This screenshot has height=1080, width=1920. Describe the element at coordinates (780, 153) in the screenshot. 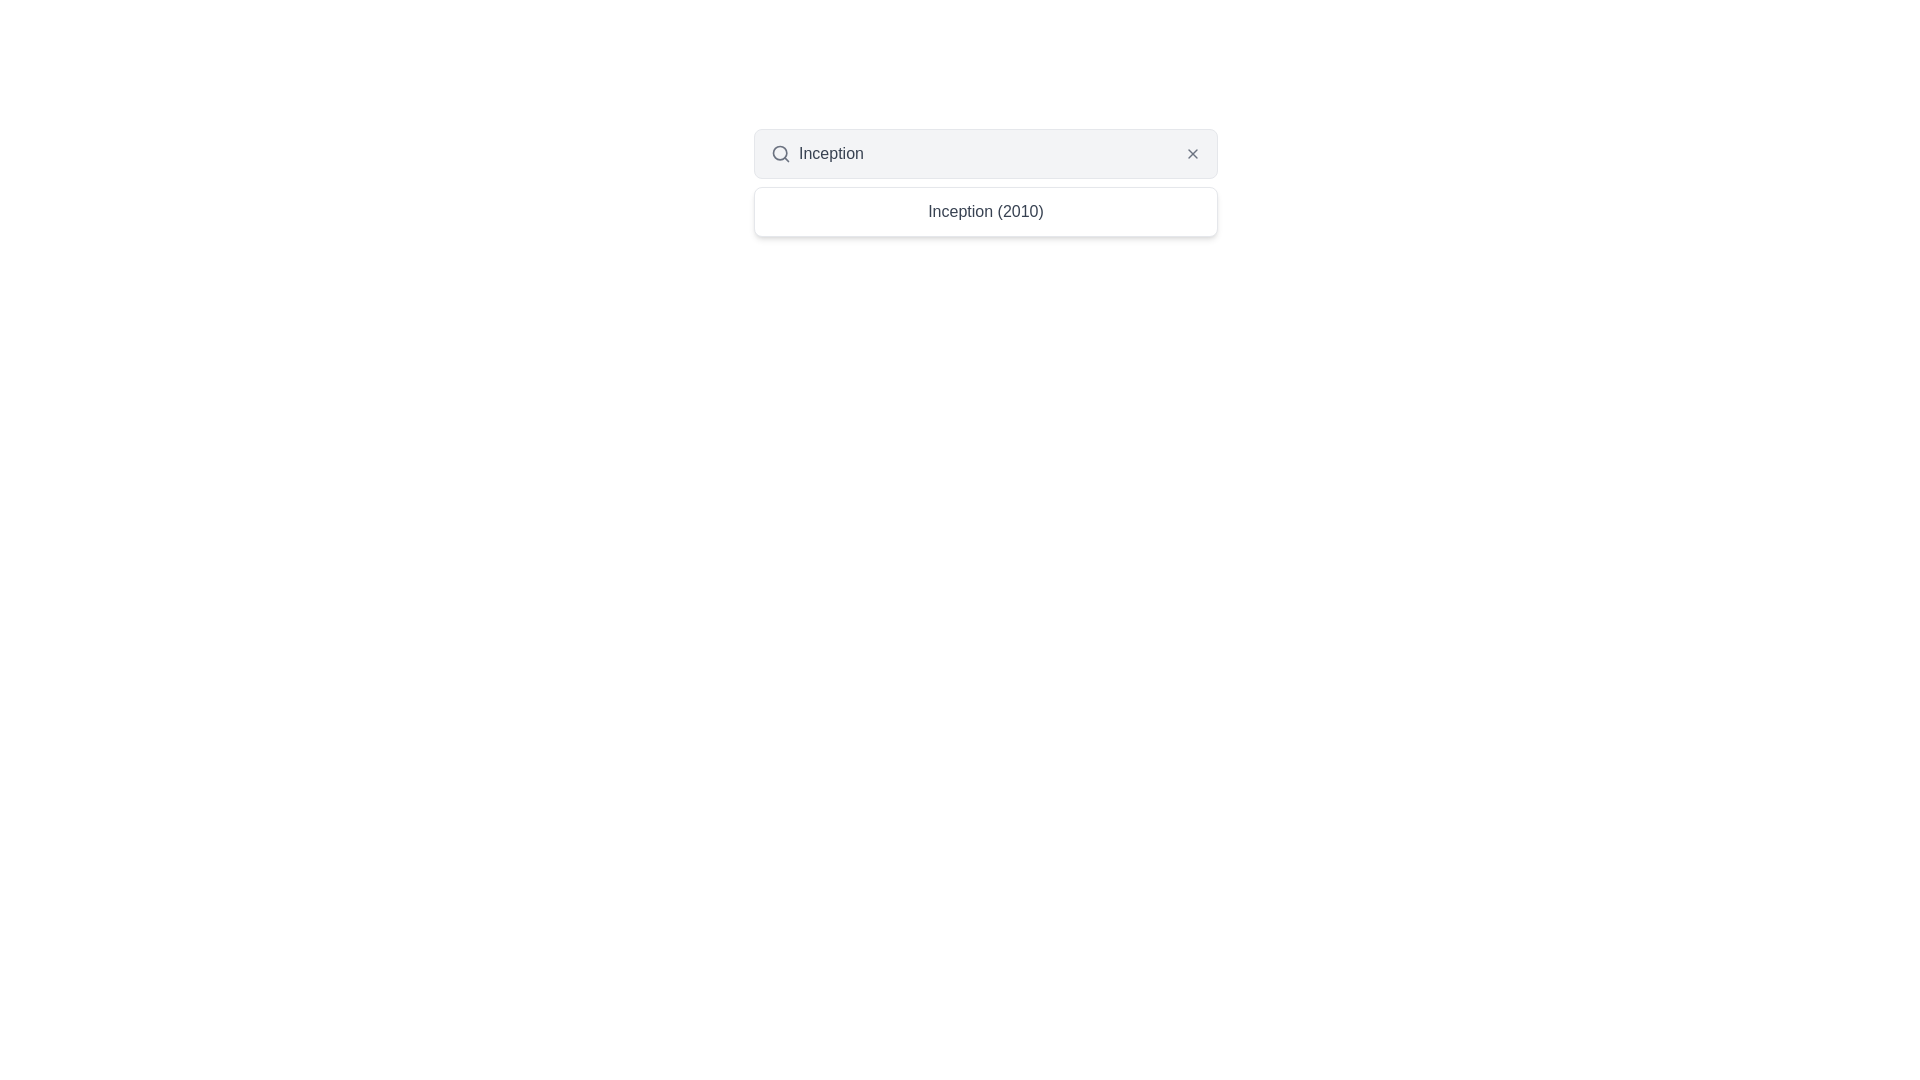

I see `the magnifying glass icon representing search functionality located at the far left side of the search bar component, preceding the text input field labeled 'Inception'` at that location.